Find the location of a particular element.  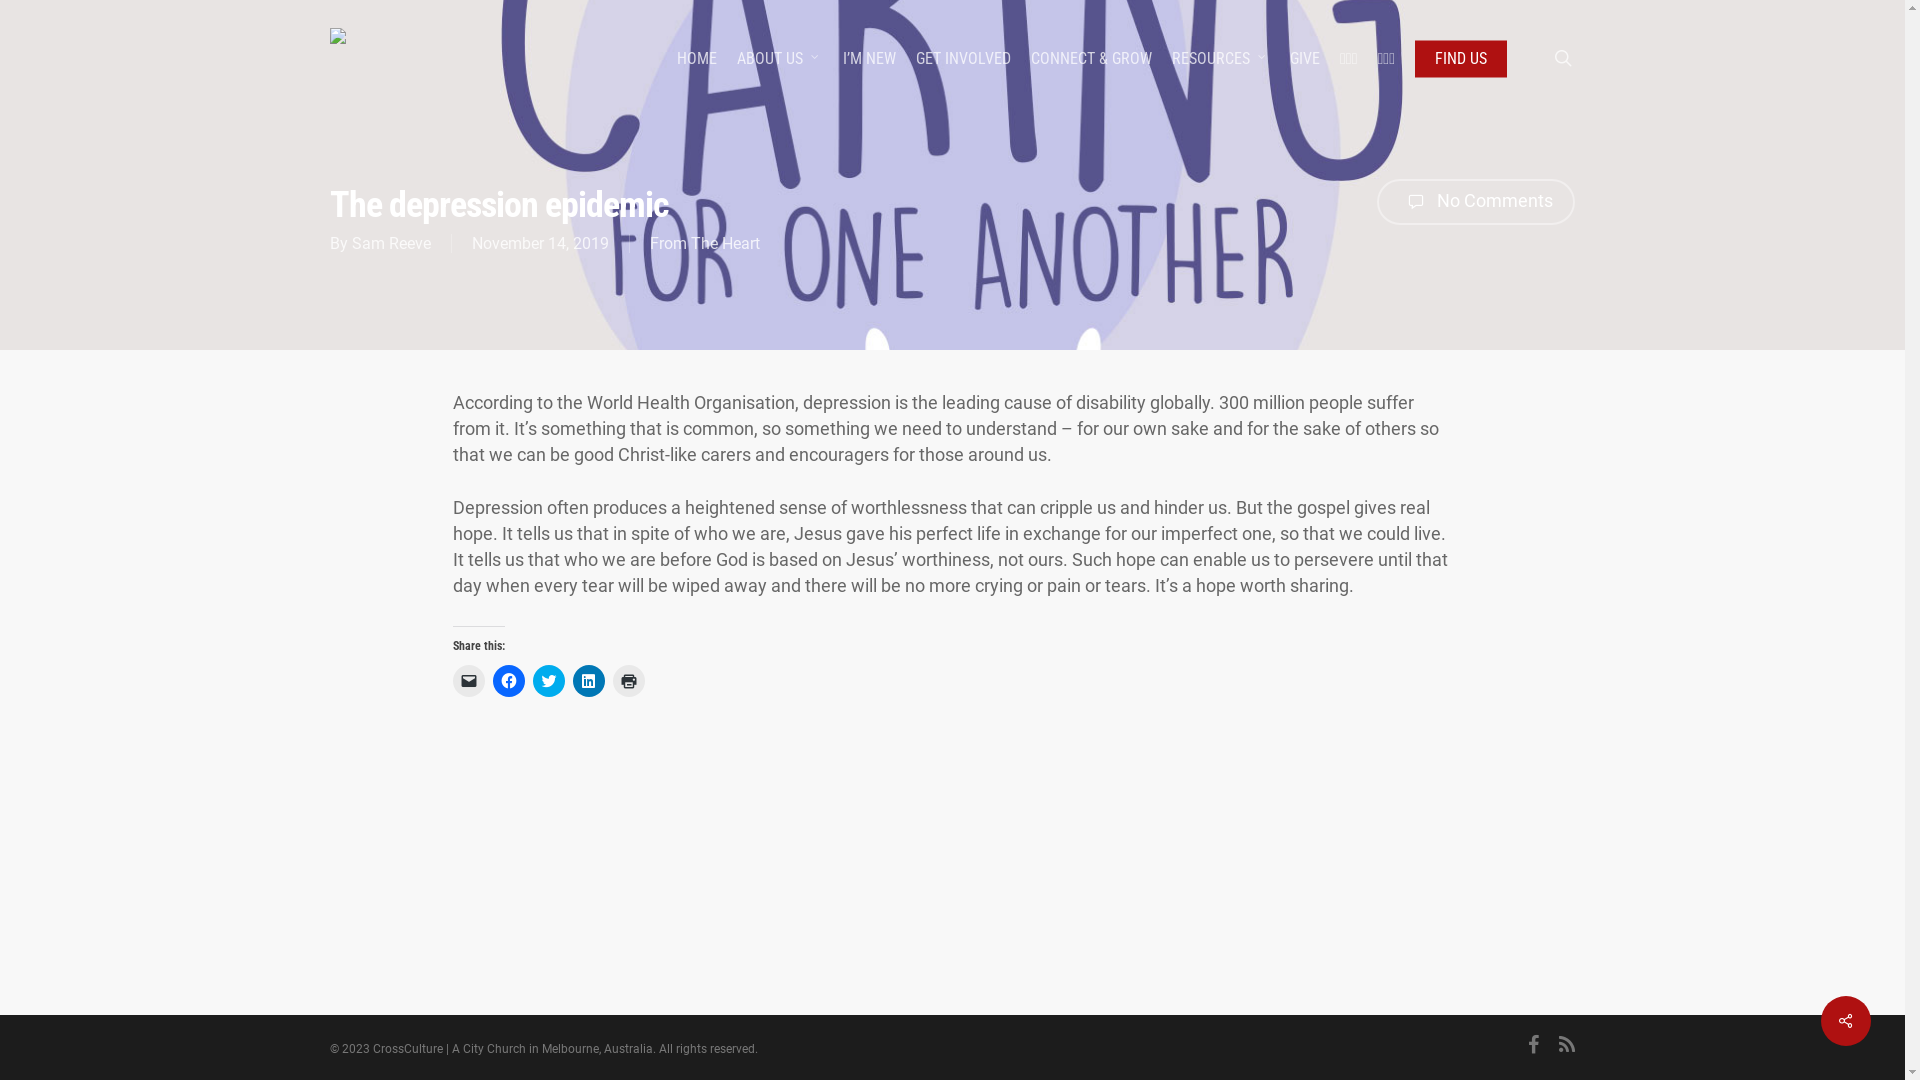

'GIVE' is located at coordinates (1305, 56).